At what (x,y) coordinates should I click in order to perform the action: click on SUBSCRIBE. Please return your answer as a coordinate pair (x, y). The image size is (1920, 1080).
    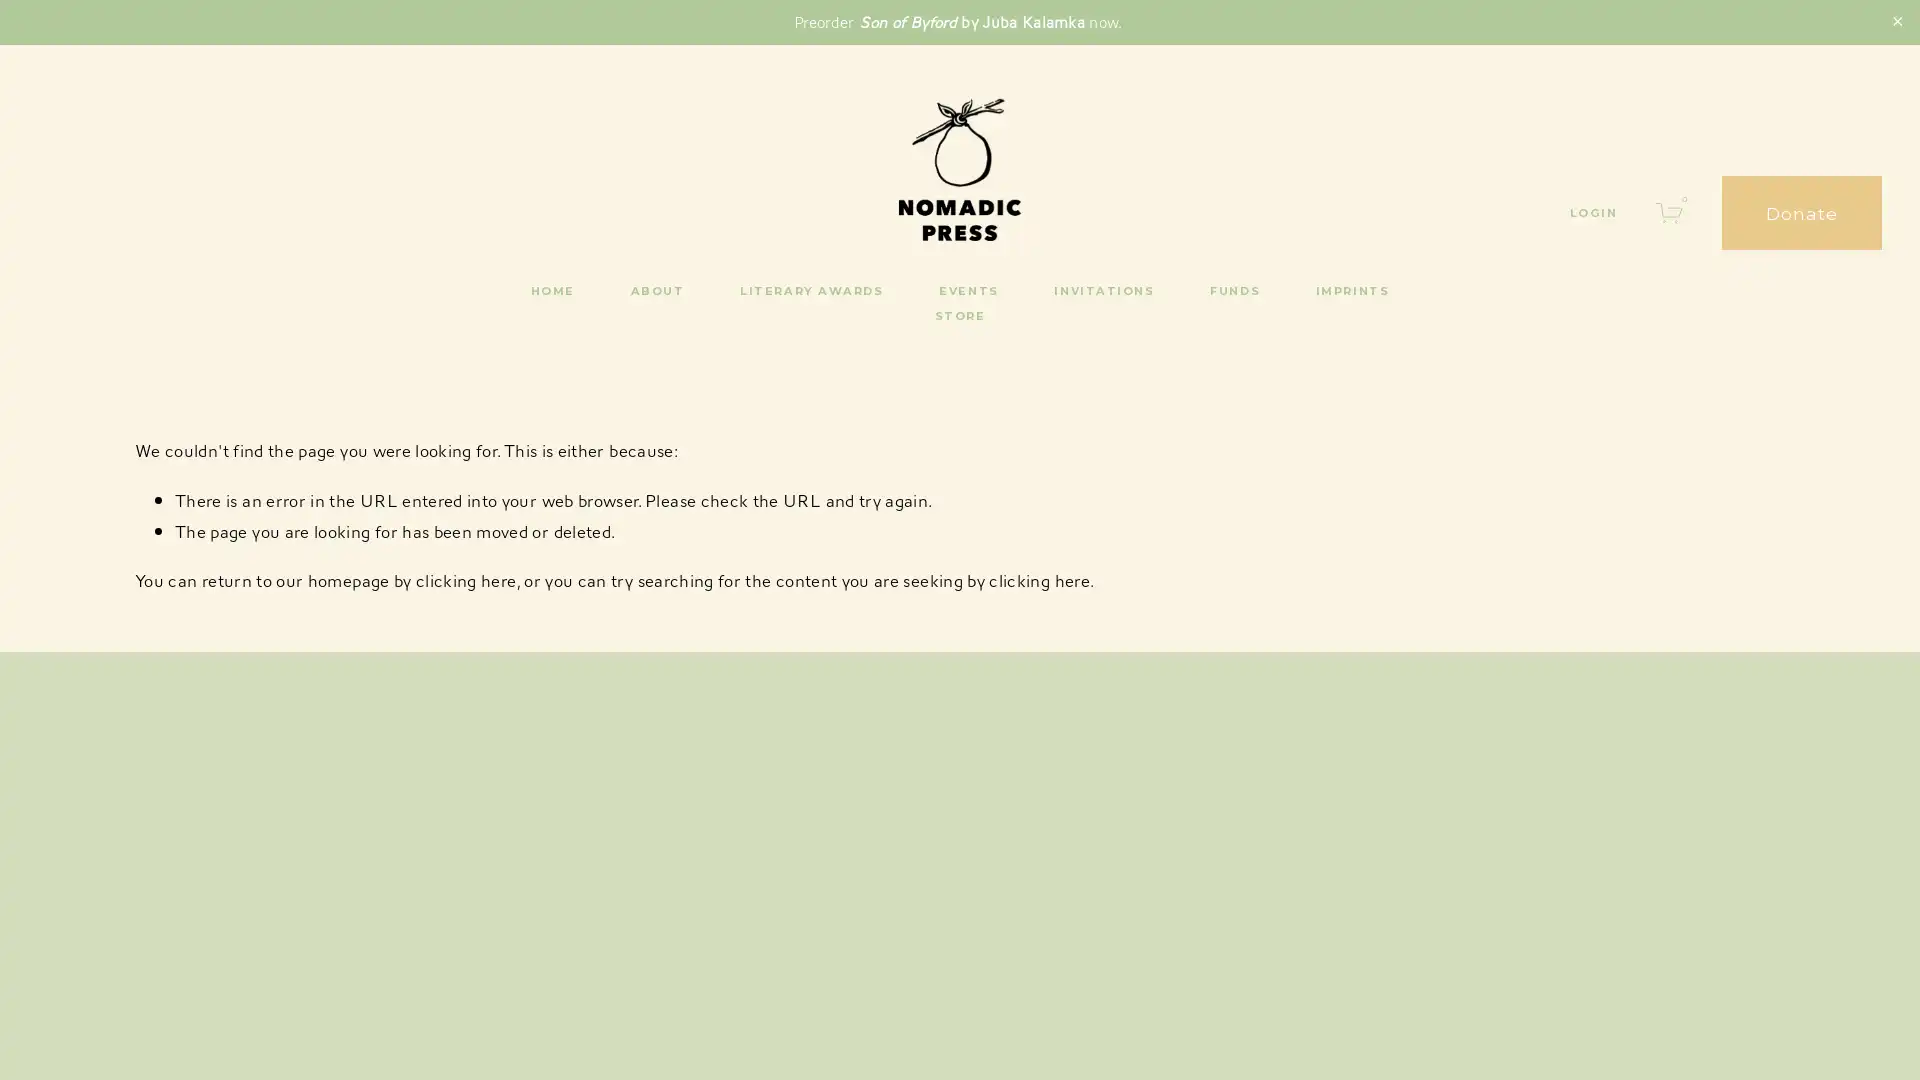
    Looking at the image, I should click on (1692, 873).